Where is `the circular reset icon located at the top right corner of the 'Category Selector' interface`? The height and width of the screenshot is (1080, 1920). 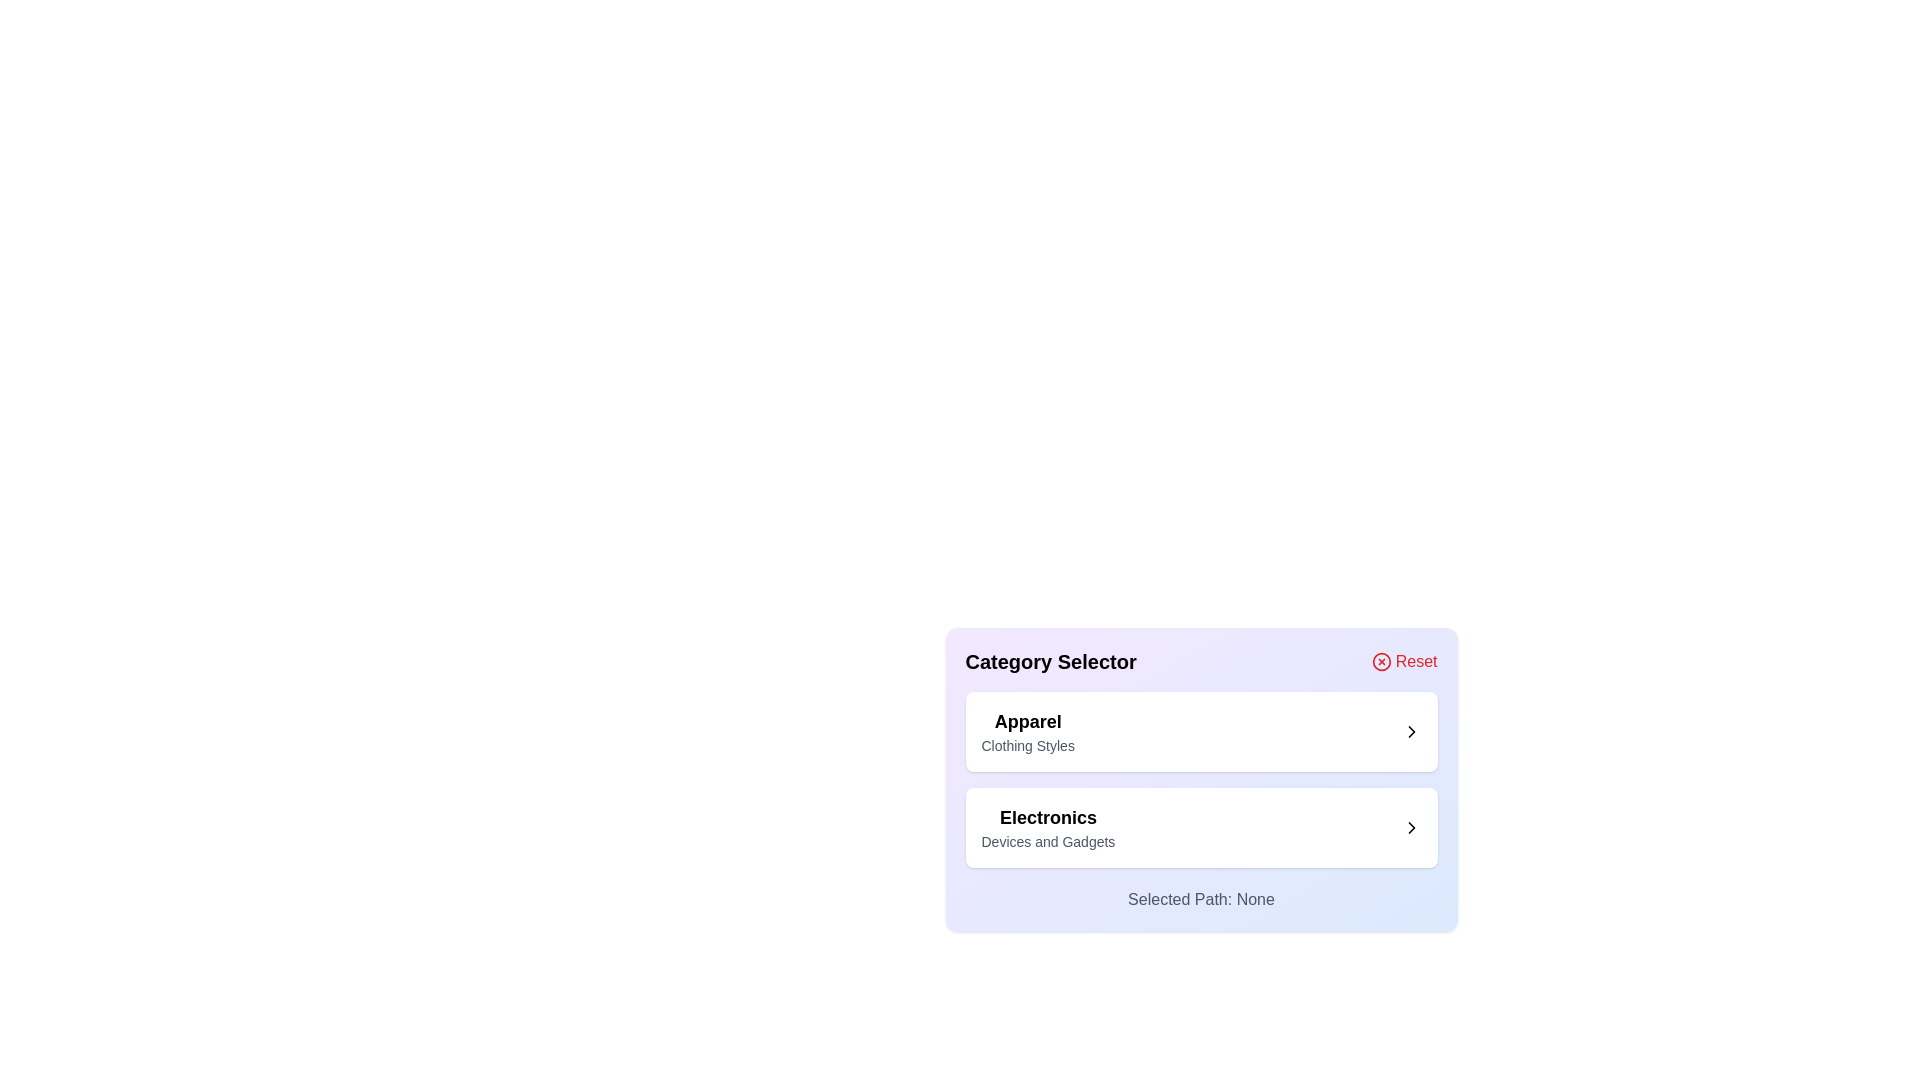 the circular reset icon located at the top right corner of the 'Category Selector' interface is located at coordinates (1380, 662).